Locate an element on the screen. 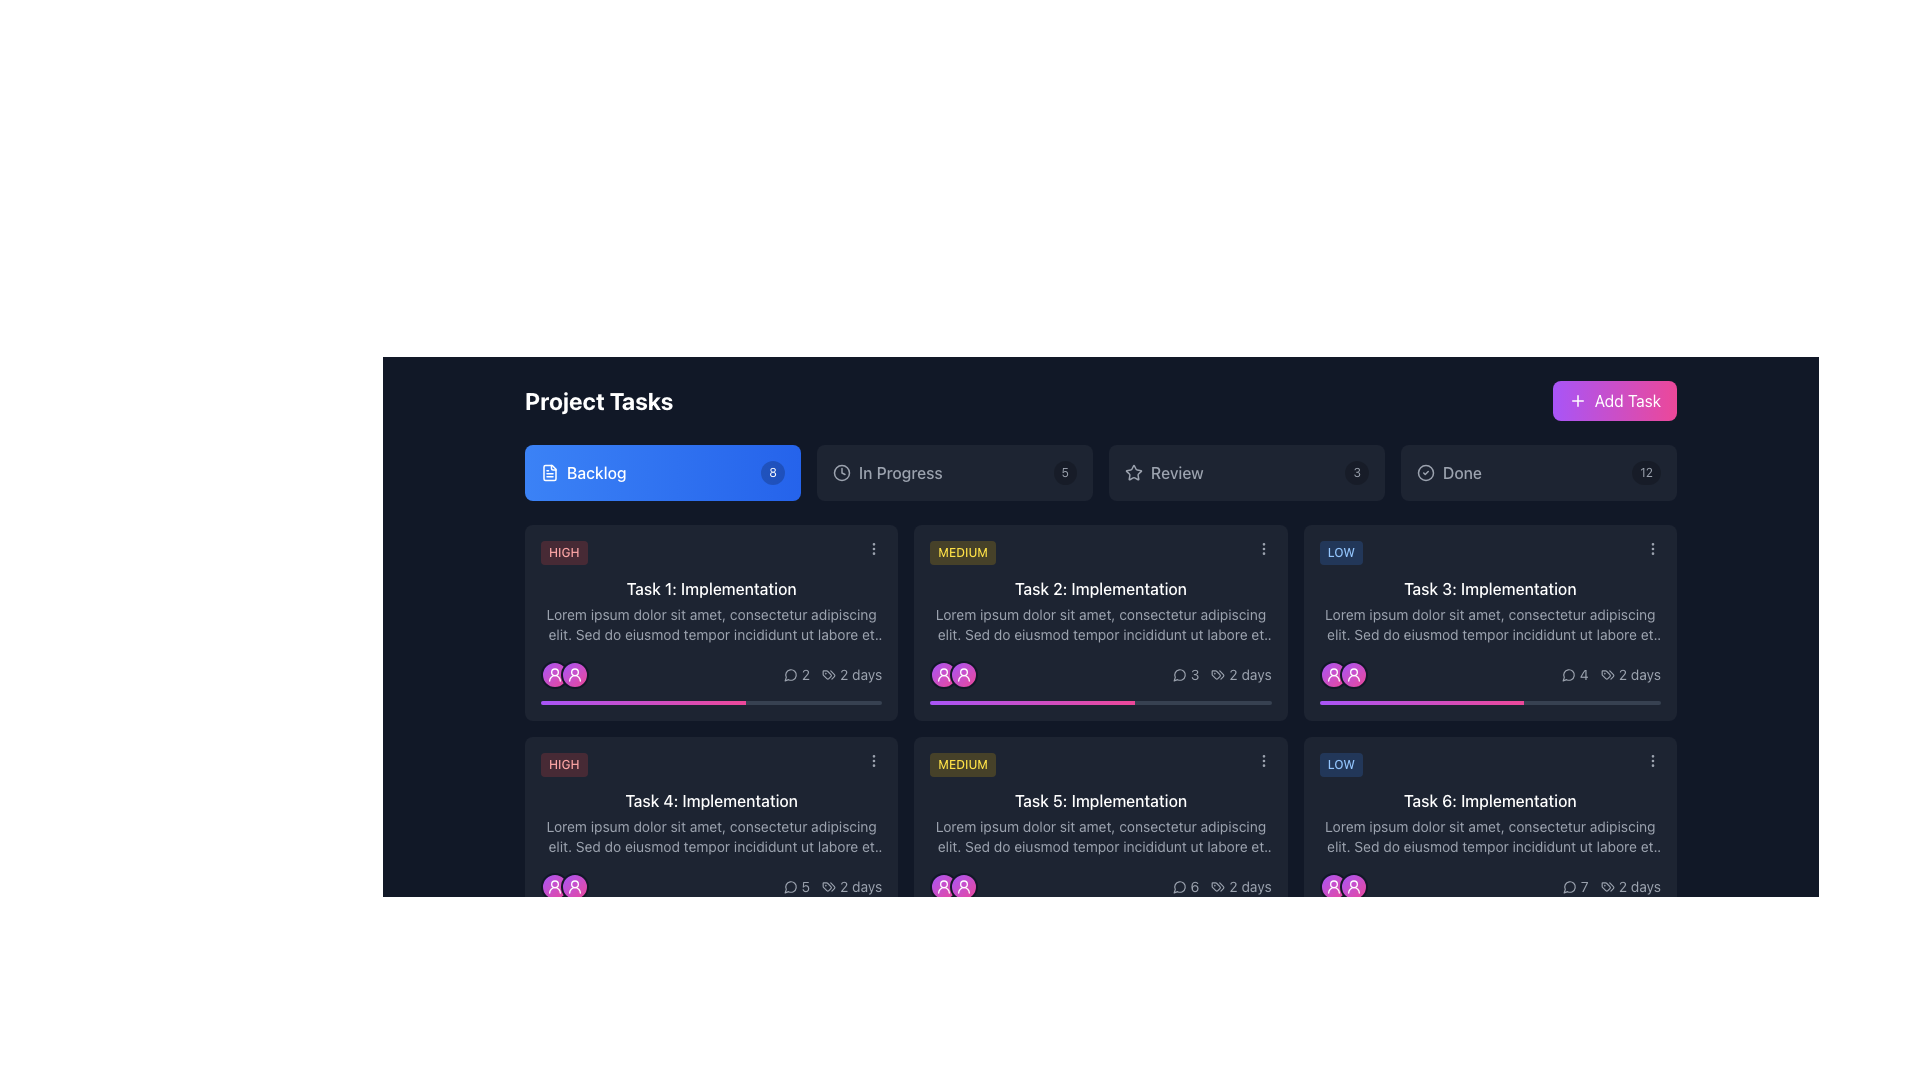 This screenshot has width=1920, height=1080. the text on the 'LOW' priority badge located at the top-left corner of the card labeled 'Task 6: Implementation' in the 'Done' section is located at coordinates (1341, 764).